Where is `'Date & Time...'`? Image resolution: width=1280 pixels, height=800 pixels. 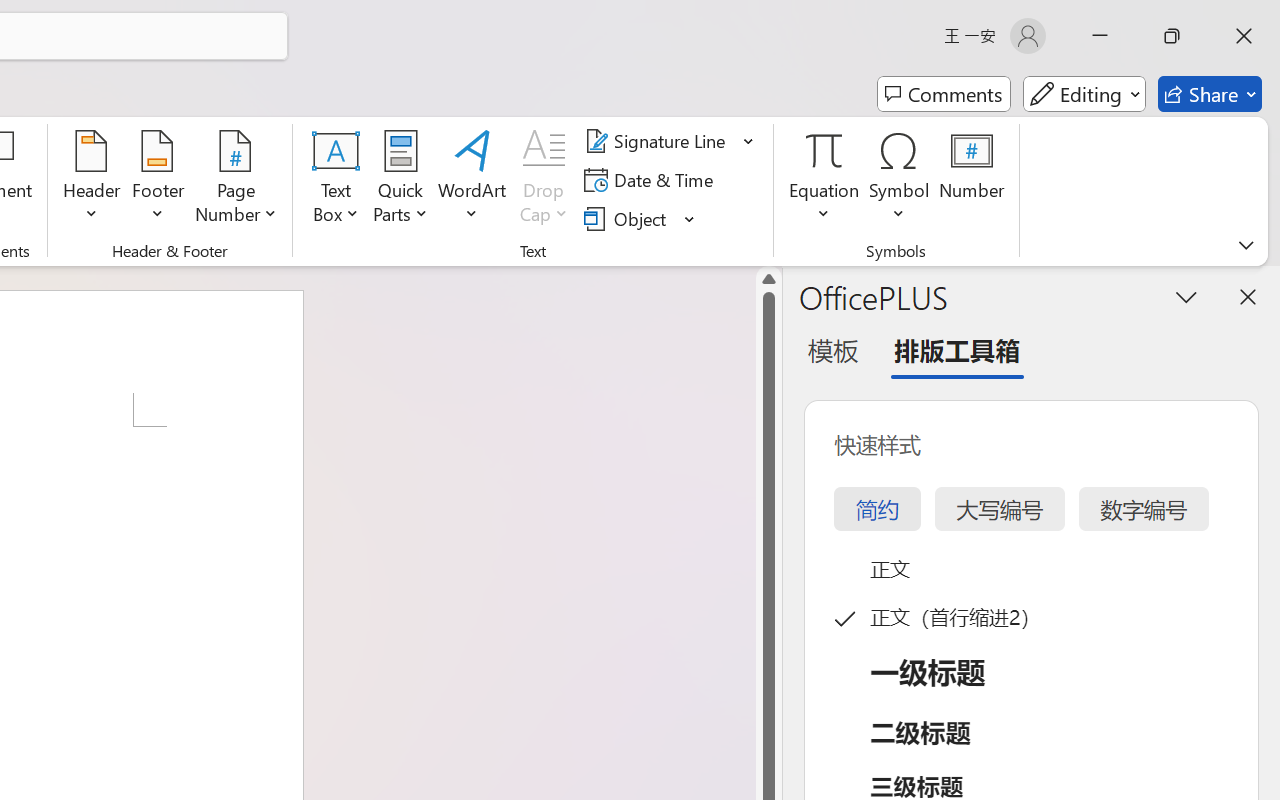 'Date & Time...' is located at coordinates (652, 179).